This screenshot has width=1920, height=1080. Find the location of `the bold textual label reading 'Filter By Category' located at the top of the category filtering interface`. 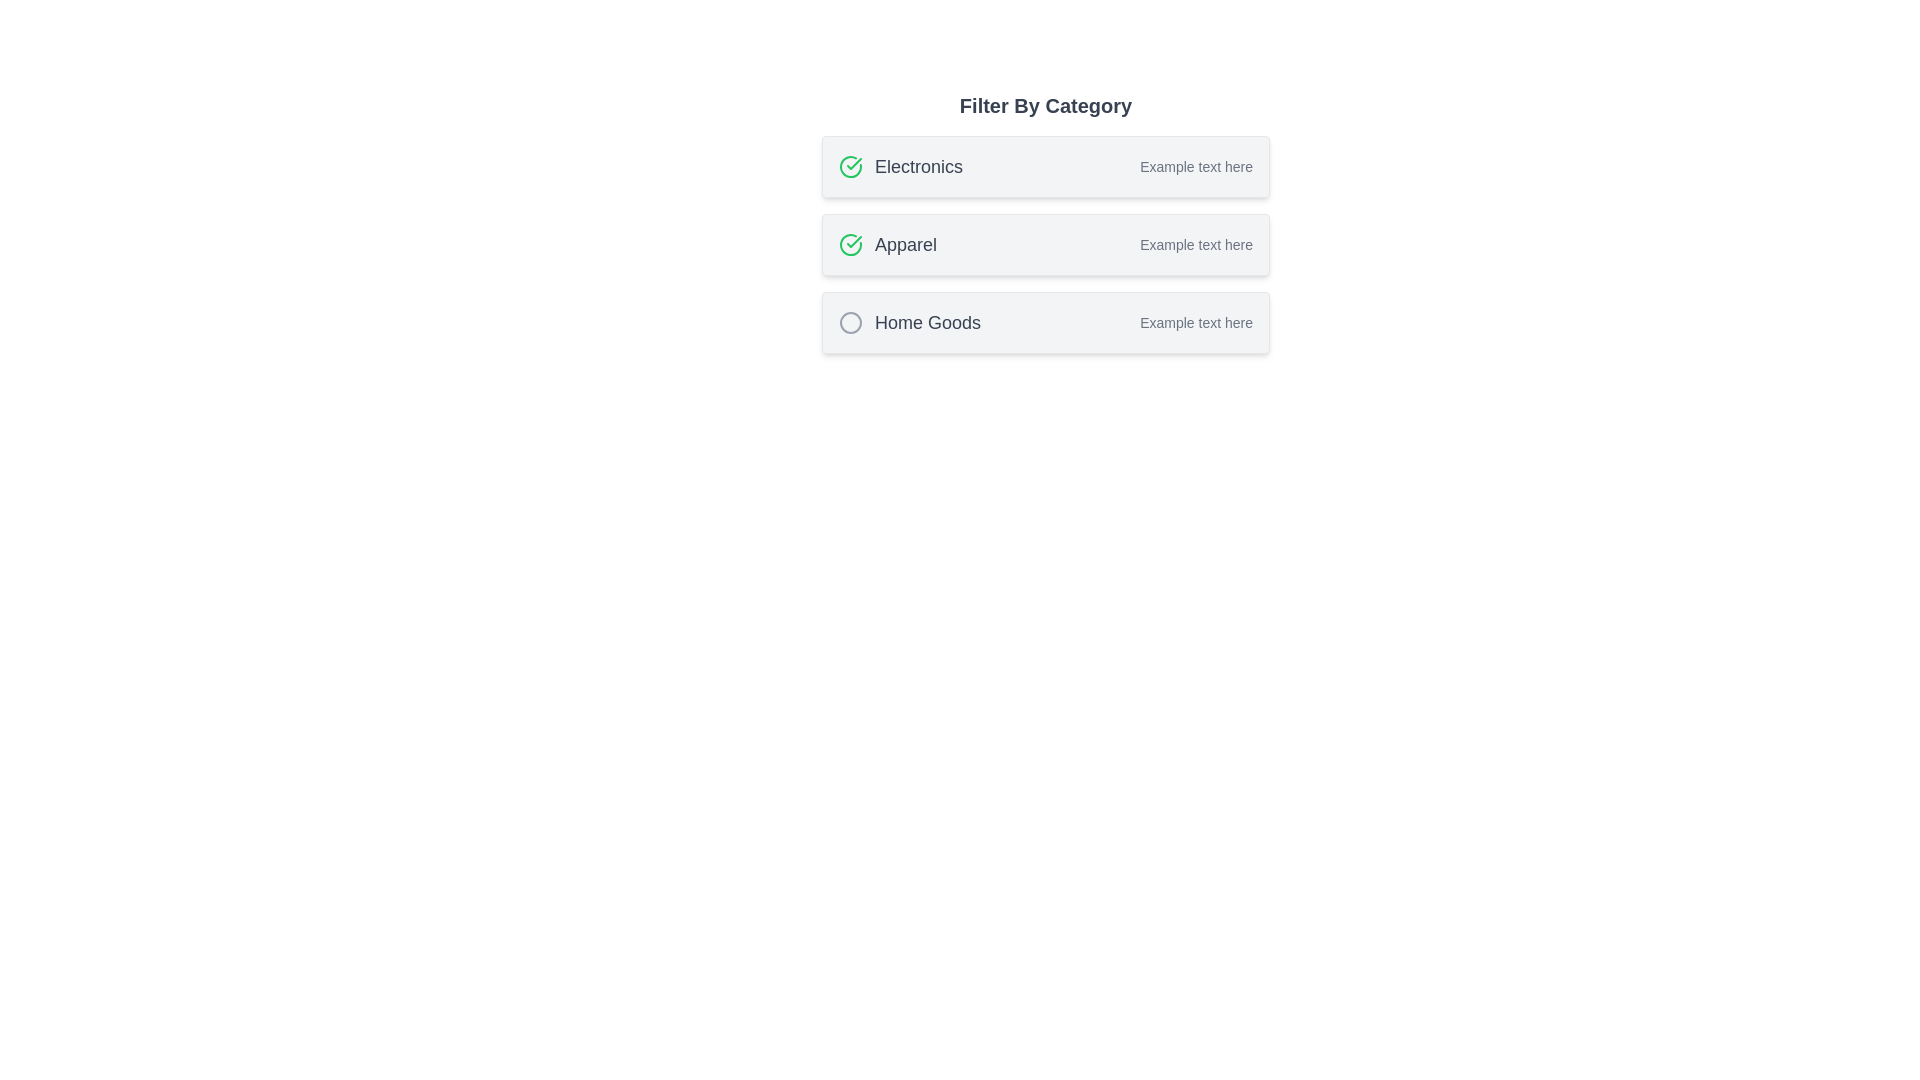

the bold textual label reading 'Filter By Category' located at the top of the category filtering interface is located at coordinates (1045, 105).